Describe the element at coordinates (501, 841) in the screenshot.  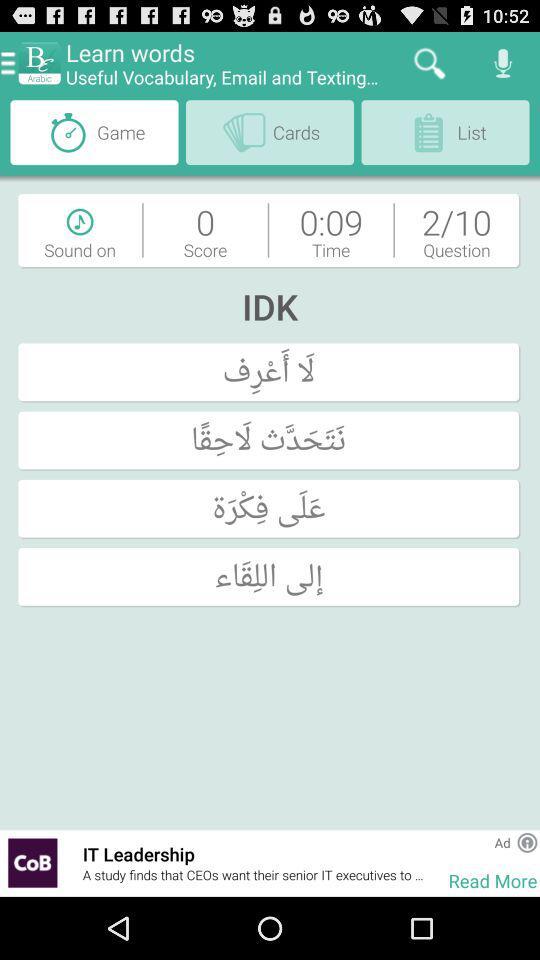
I see `item above read more icon` at that location.